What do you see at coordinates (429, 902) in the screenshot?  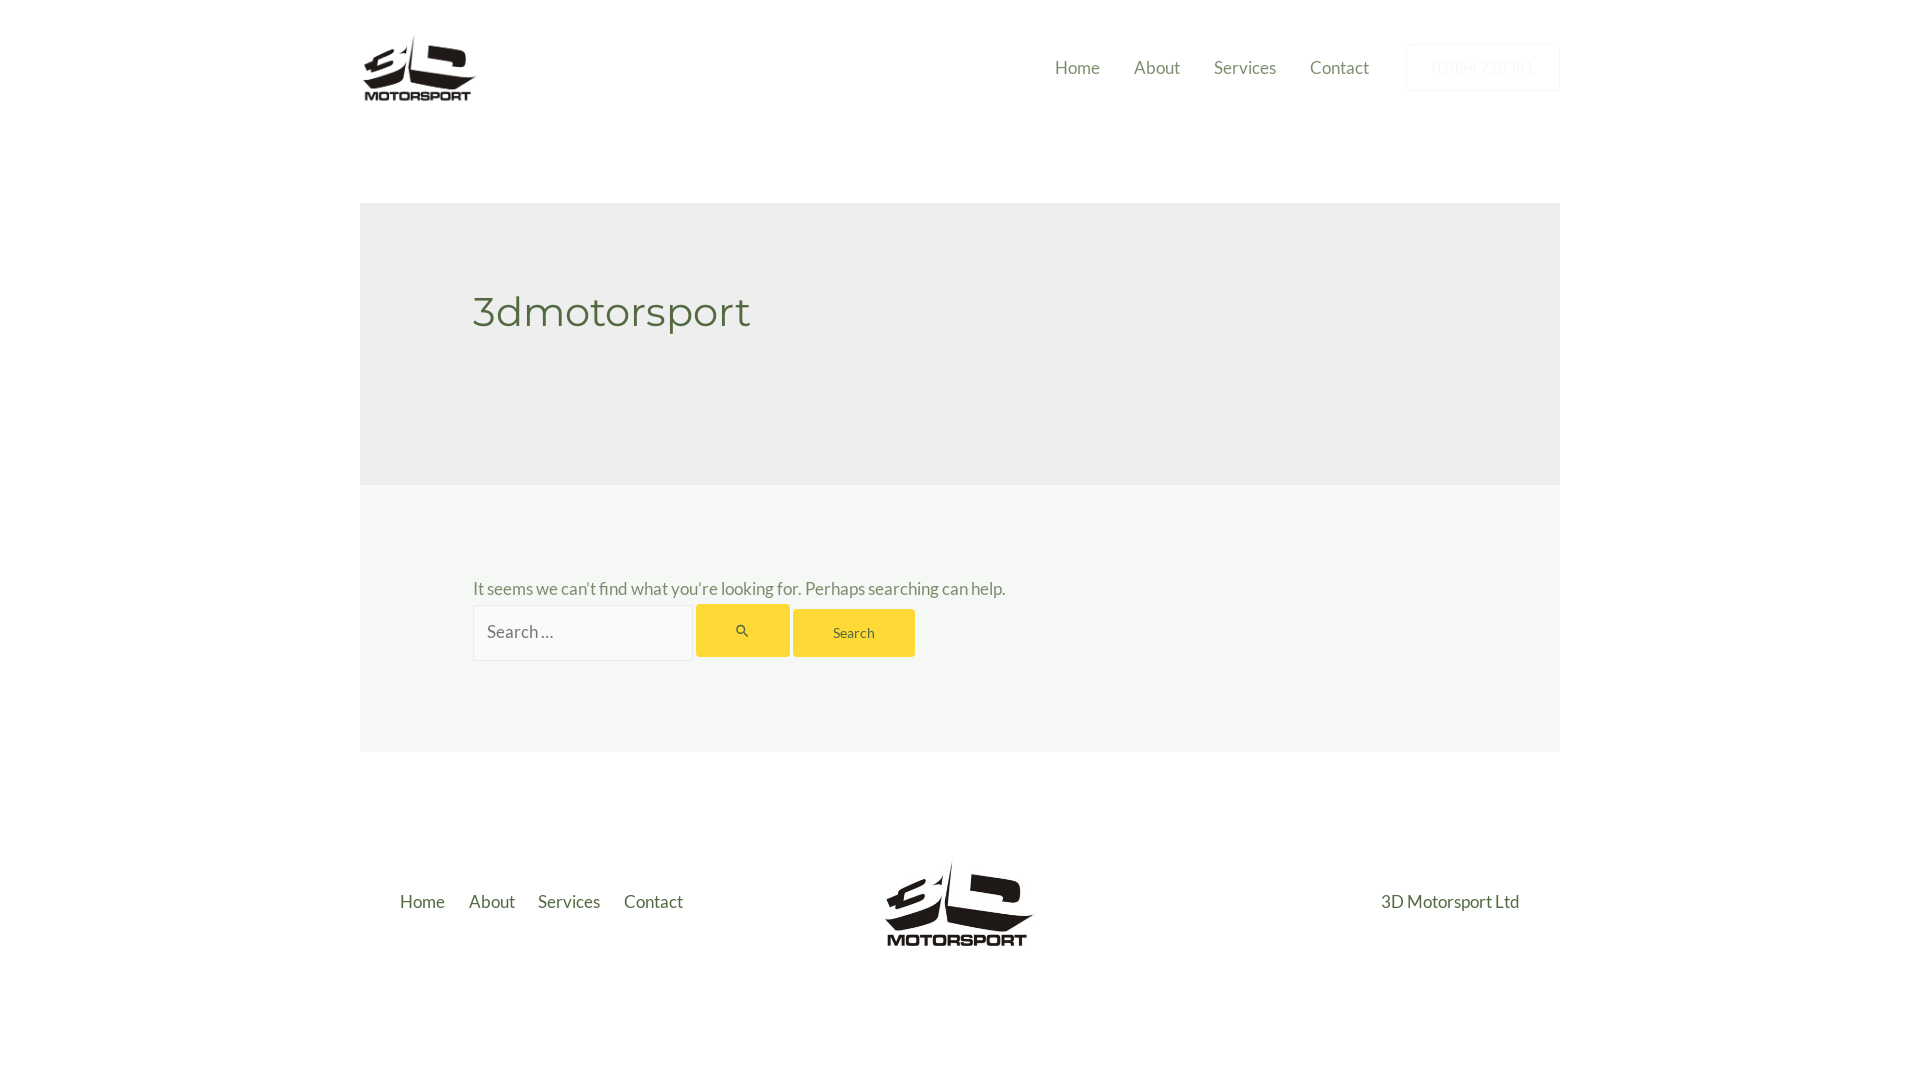 I see `'Home'` at bounding box center [429, 902].